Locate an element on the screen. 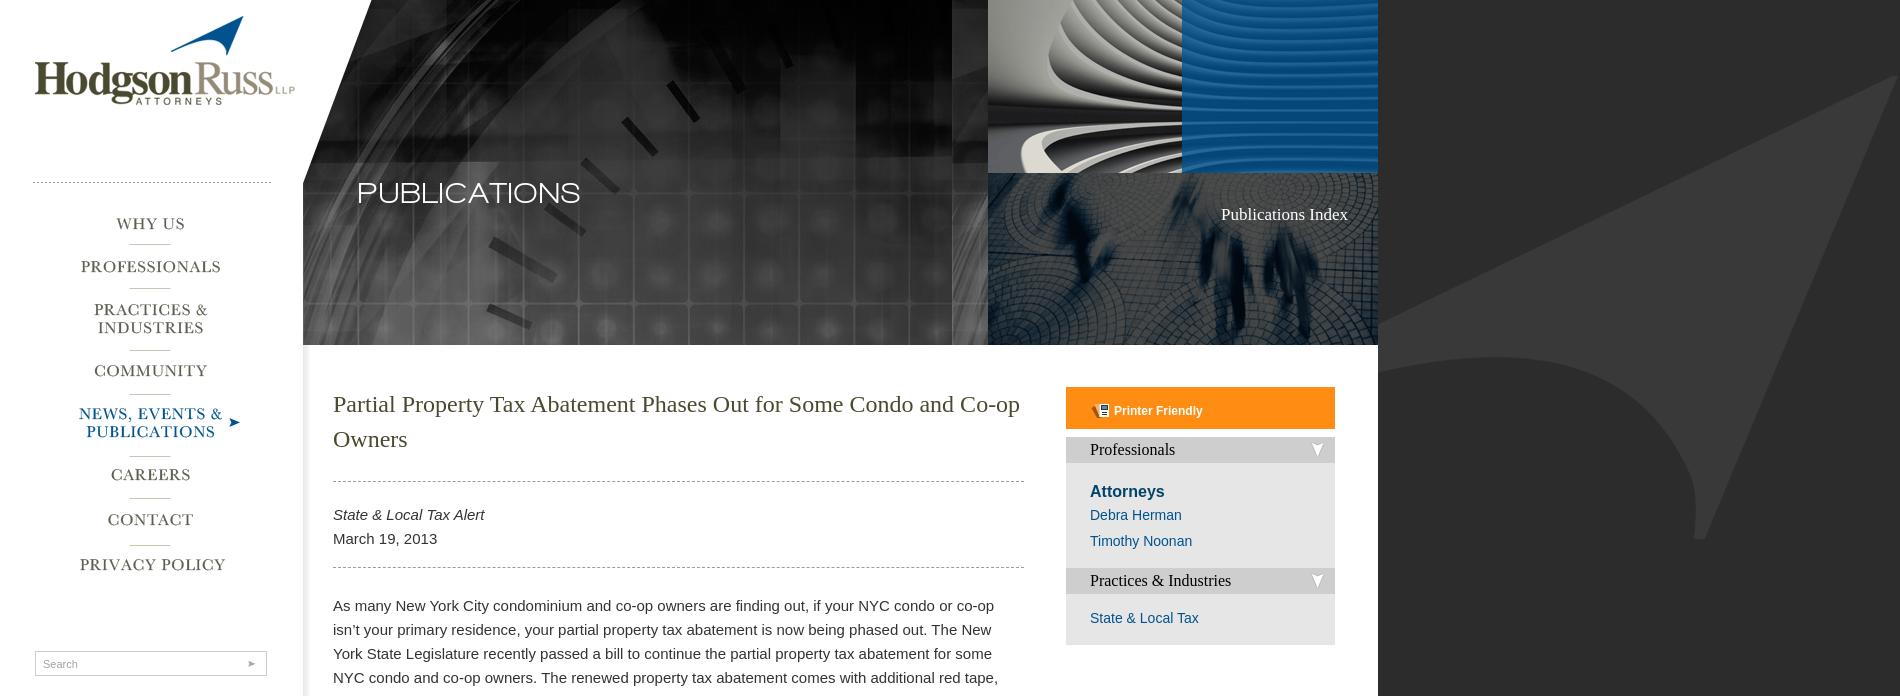 The height and width of the screenshot is (696, 1900). 'Publications Index' is located at coordinates (1283, 214).